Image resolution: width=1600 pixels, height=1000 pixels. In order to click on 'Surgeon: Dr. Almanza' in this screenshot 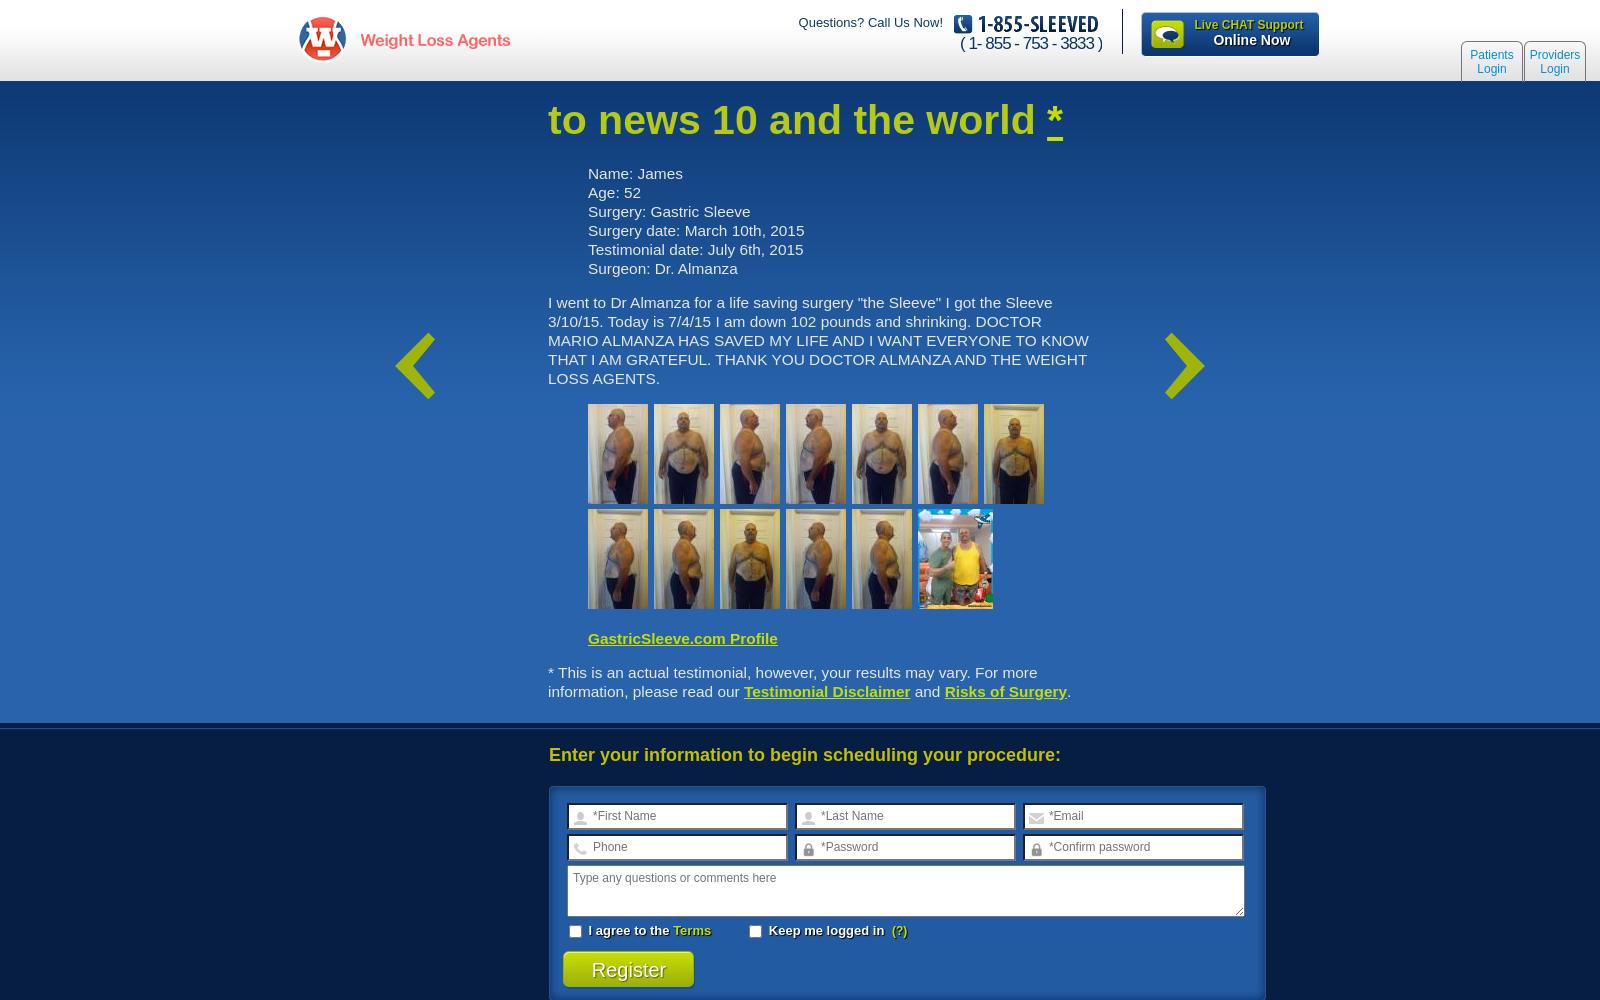, I will do `click(662, 267)`.